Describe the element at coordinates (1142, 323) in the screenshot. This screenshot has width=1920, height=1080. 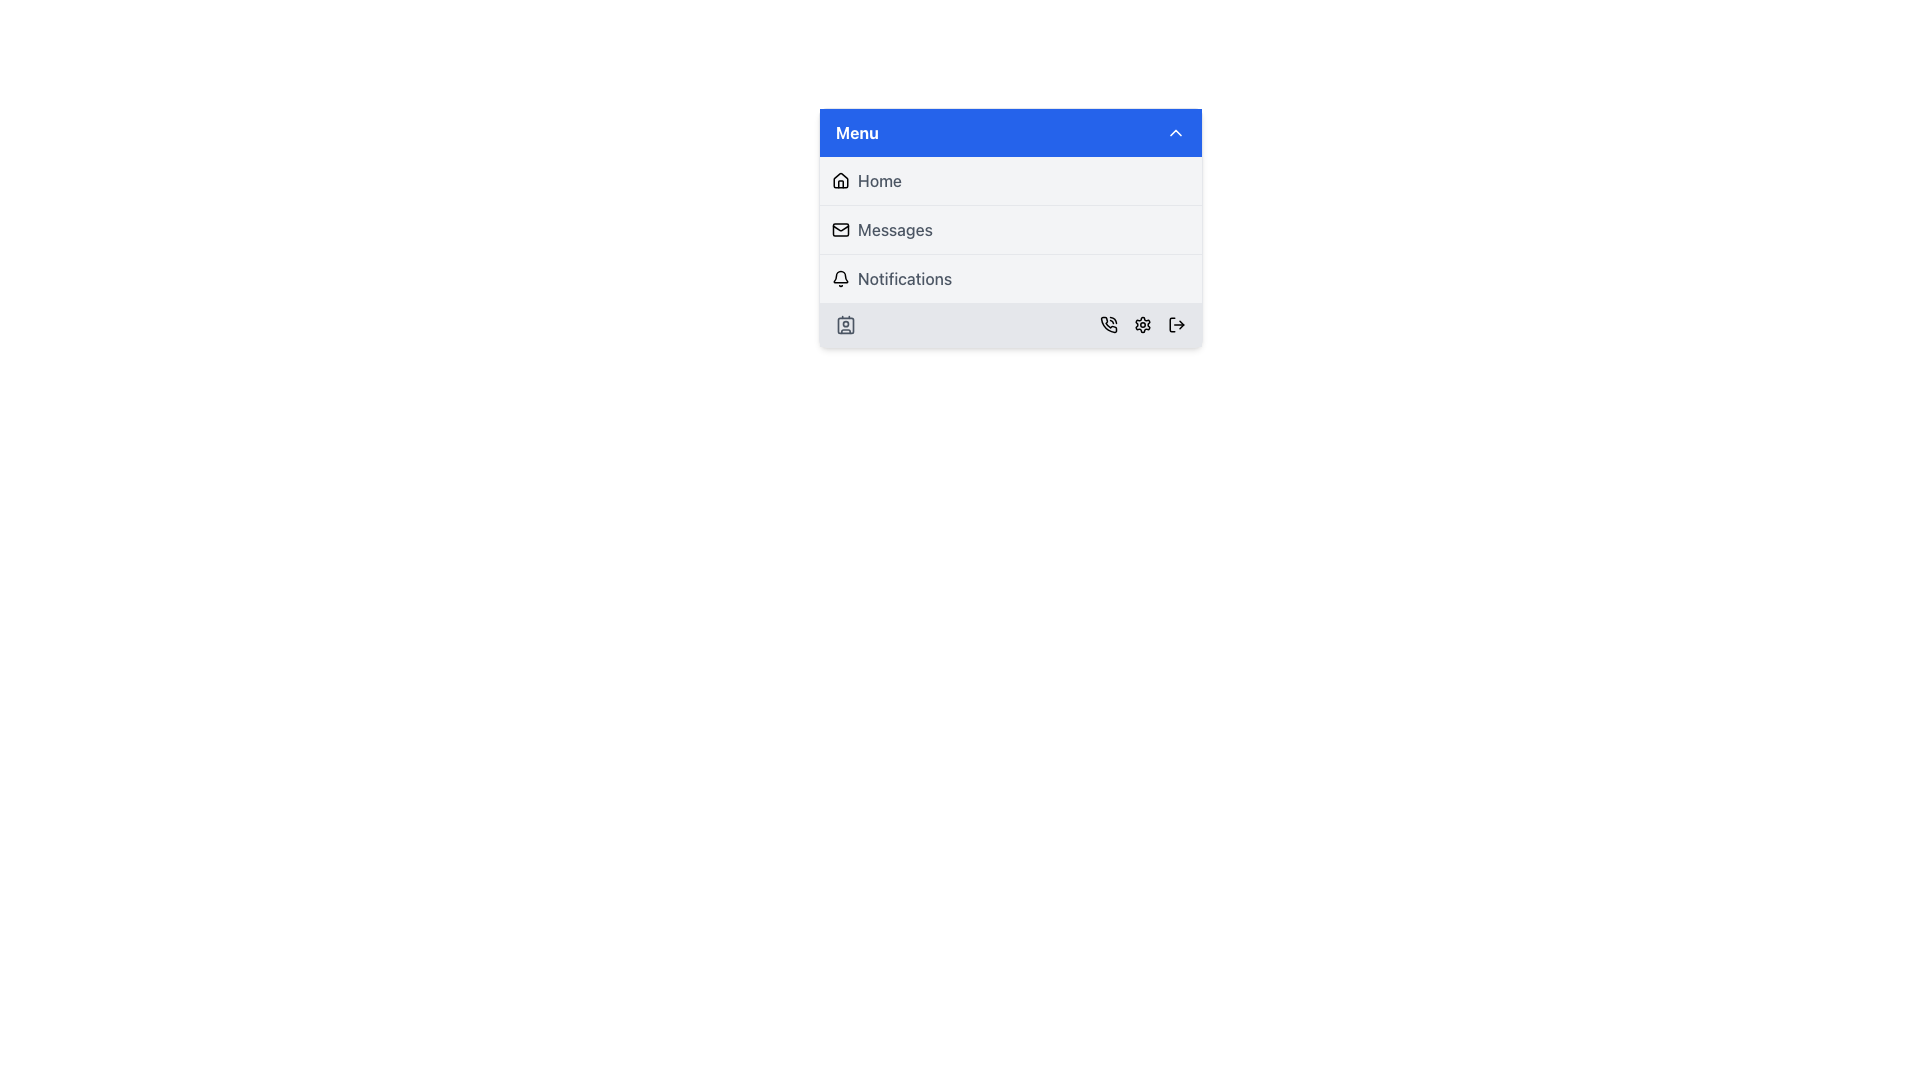
I see `the gear icon button, which is styled as a black outline on a gray background, located in the bottom row of icons within the menu box` at that location.